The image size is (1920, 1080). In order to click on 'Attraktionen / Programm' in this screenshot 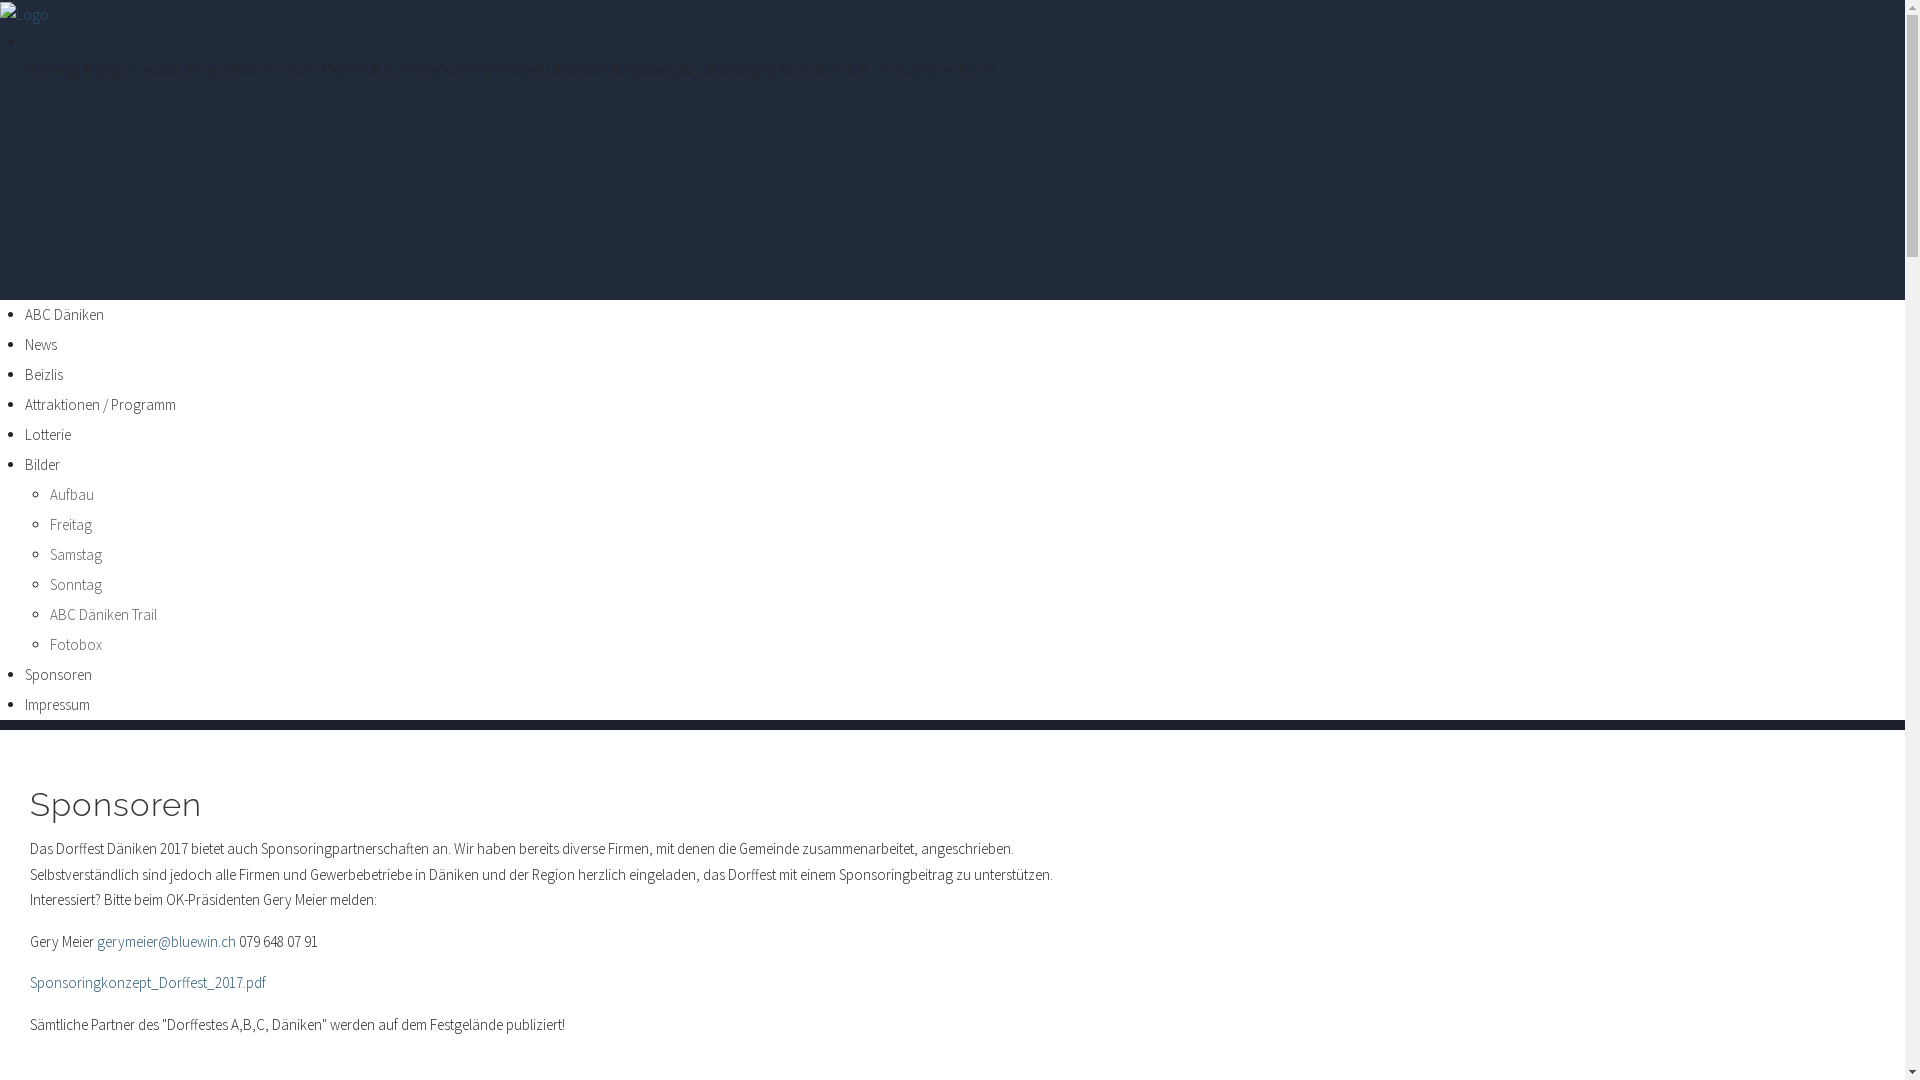, I will do `click(99, 404)`.